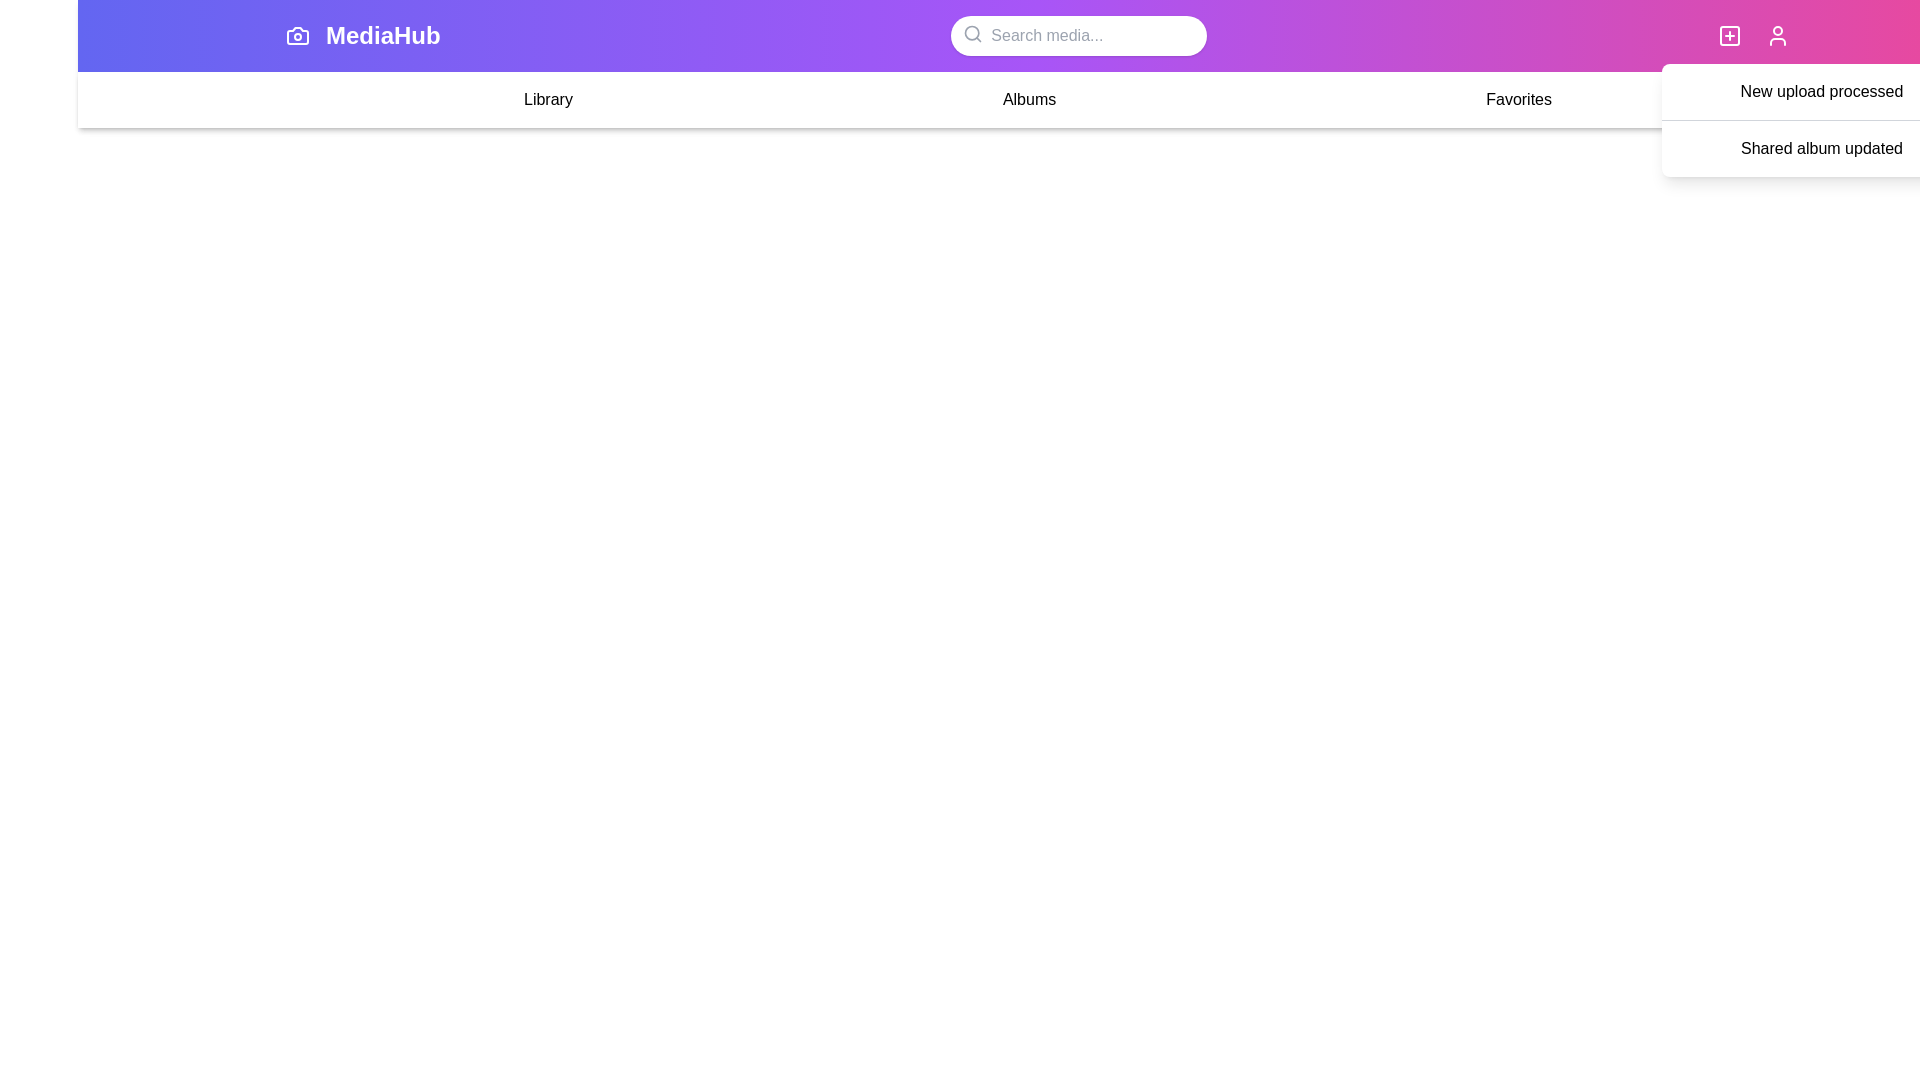 The width and height of the screenshot is (1920, 1080). I want to click on the search icon to focus on the search bar, so click(973, 34).